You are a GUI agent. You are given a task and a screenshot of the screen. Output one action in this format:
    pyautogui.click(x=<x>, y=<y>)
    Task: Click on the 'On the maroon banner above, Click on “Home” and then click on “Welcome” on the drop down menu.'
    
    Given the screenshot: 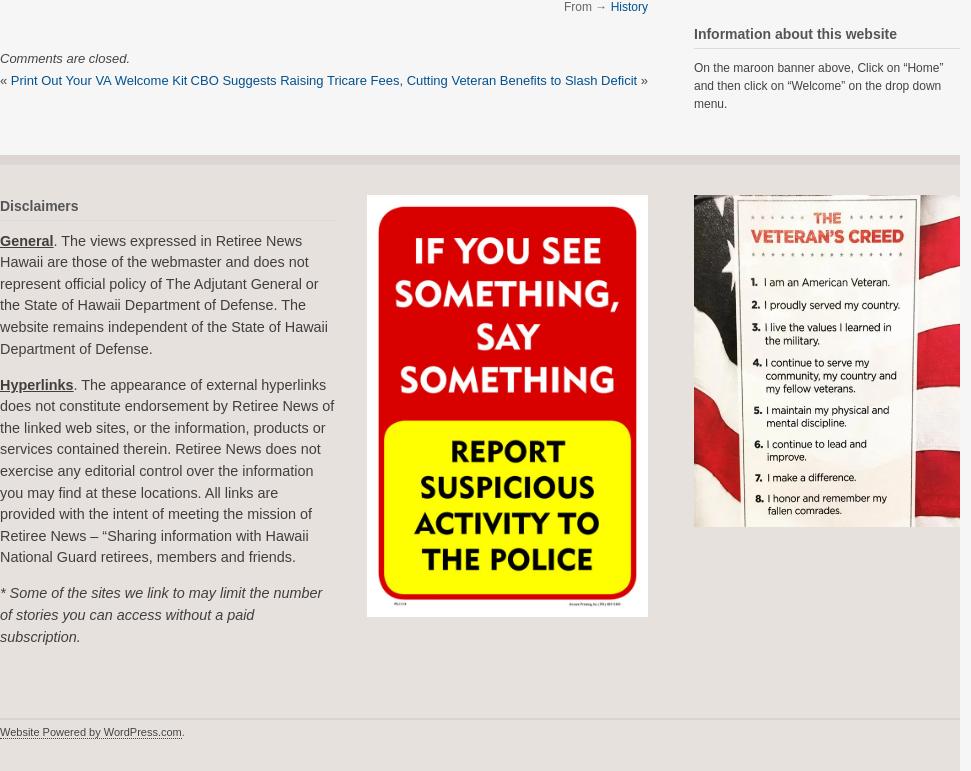 What is the action you would take?
    pyautogui.click(x=693, y=84)
    